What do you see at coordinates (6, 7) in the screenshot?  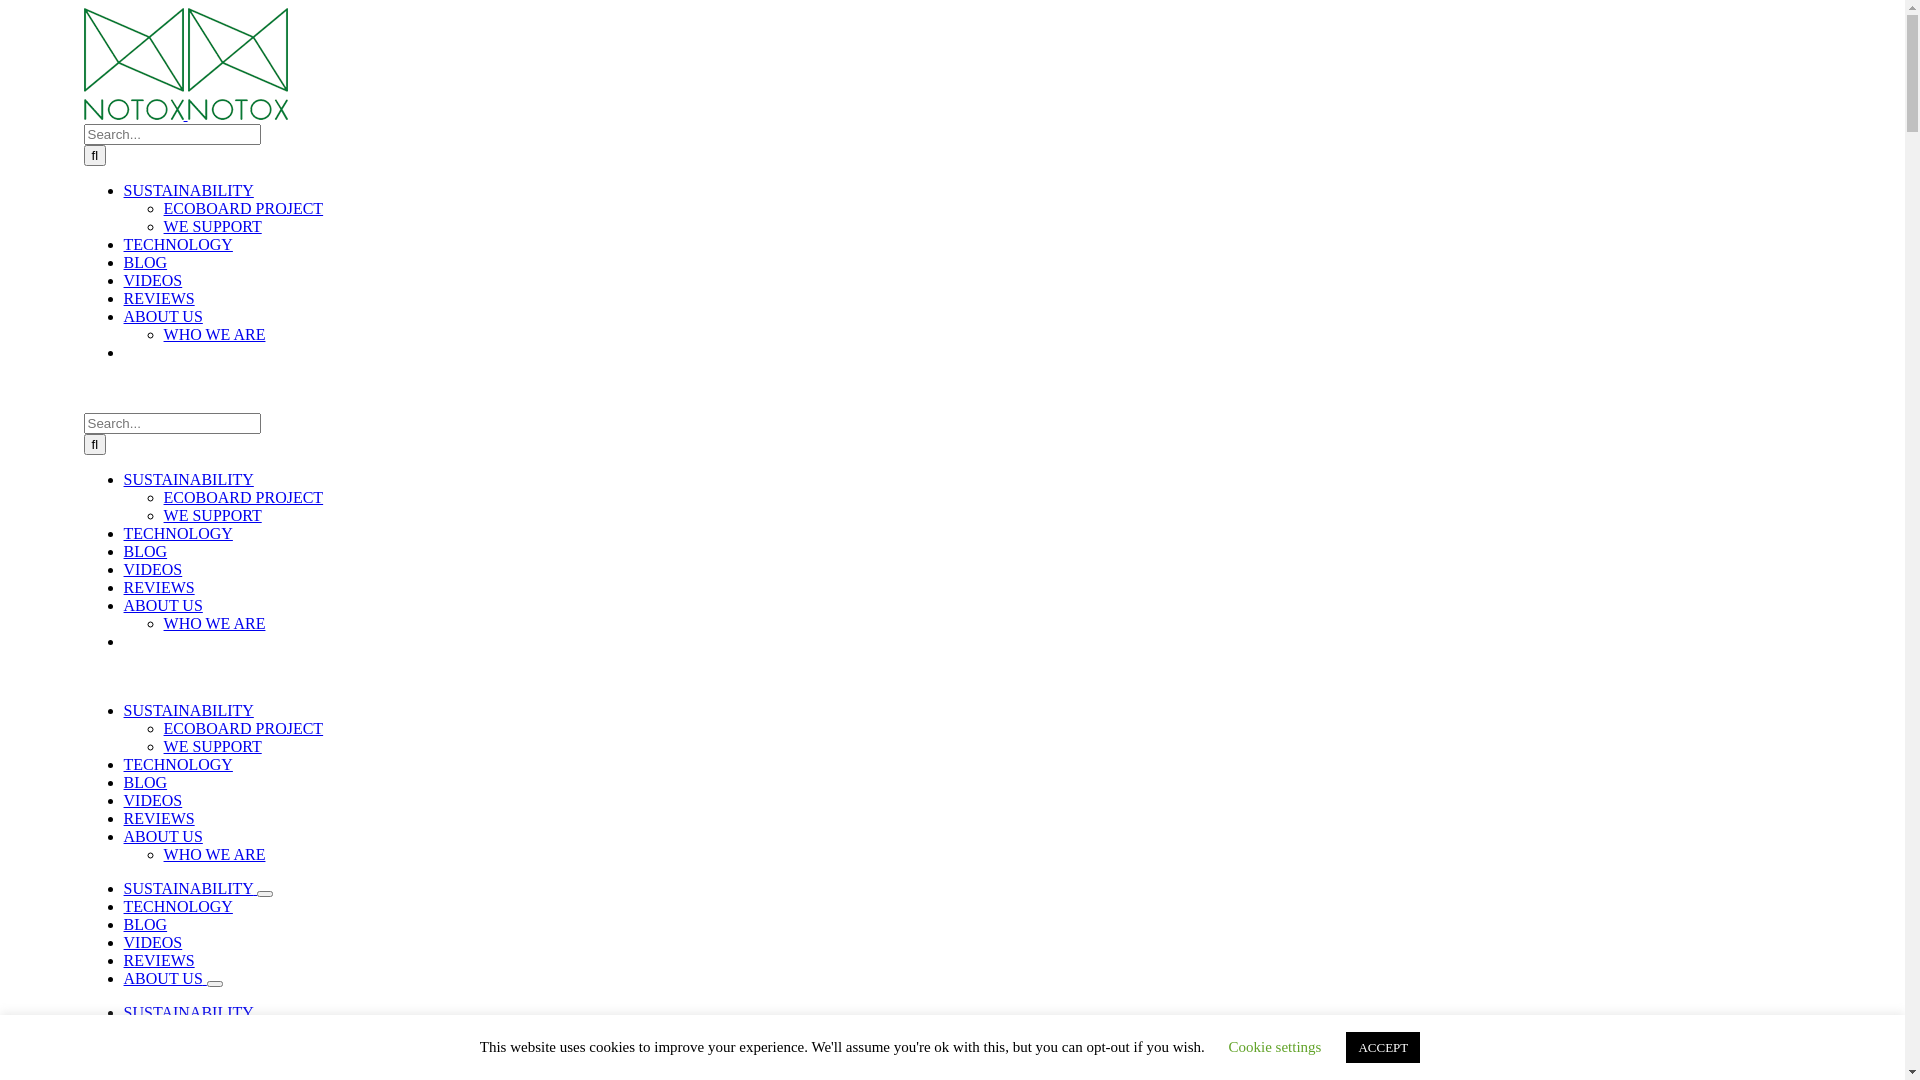 I see `'Skip to content'` at bounding box center [6, 7].